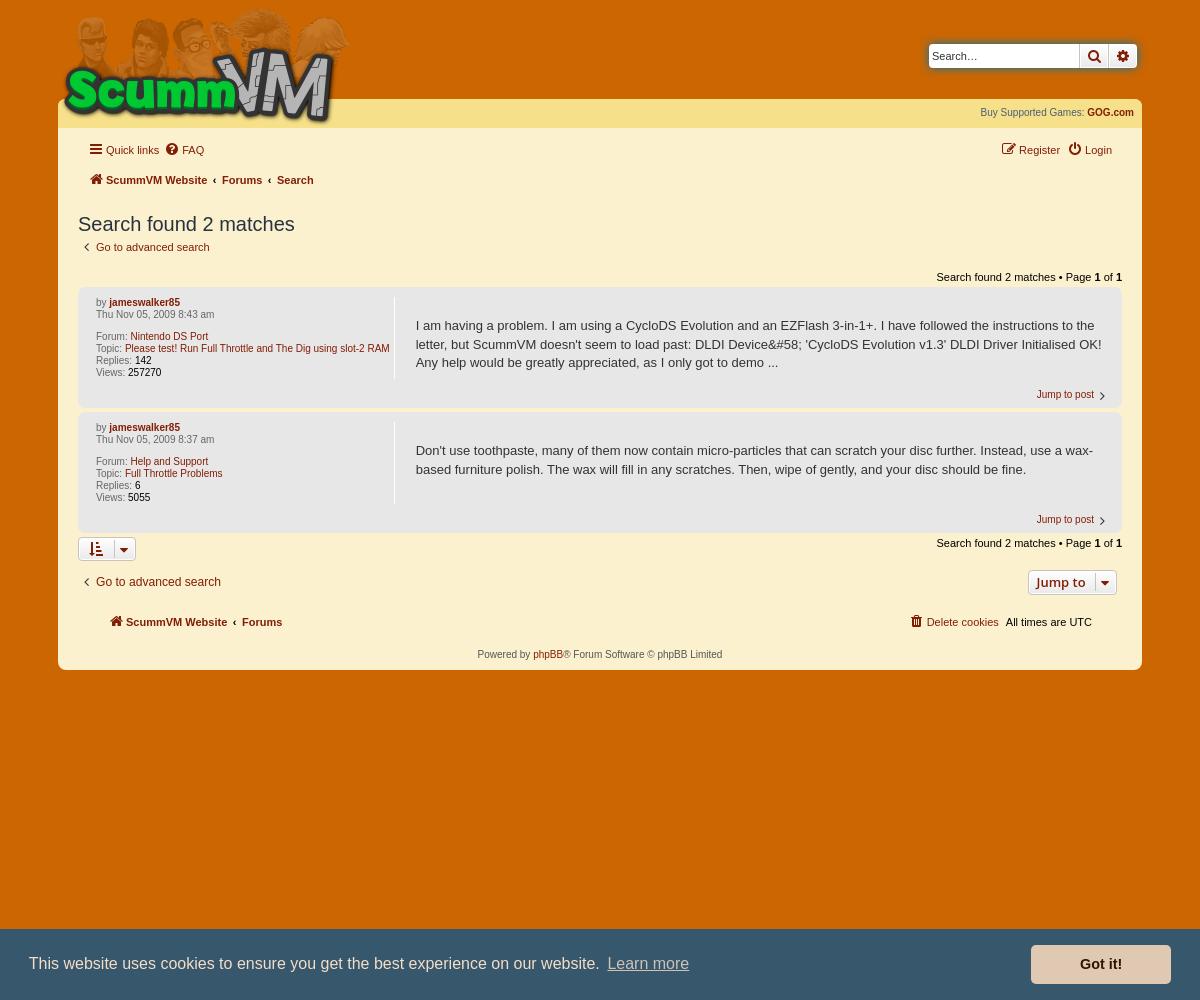 Image resolution: width=1200 pixels, height=1000 pixels. I want to click on 'Don't use toothpaste, many of them now contain micro-particles that can scratch your disc further. Instead, use a wax-based furniture polish. The wax will fill in any scratches. Then, wipe of gently, and your disc should be fine.', so click(752, 458).